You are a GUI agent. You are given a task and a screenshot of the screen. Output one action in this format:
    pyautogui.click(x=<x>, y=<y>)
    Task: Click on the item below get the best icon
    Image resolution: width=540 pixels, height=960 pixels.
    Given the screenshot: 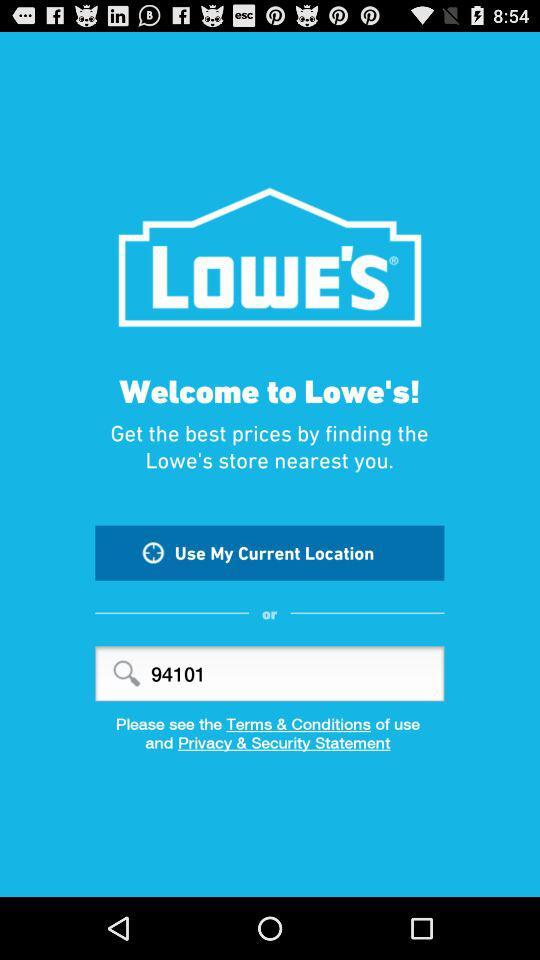 What is the action you would take?
    pyautogui.click(x=269, y=552)
    